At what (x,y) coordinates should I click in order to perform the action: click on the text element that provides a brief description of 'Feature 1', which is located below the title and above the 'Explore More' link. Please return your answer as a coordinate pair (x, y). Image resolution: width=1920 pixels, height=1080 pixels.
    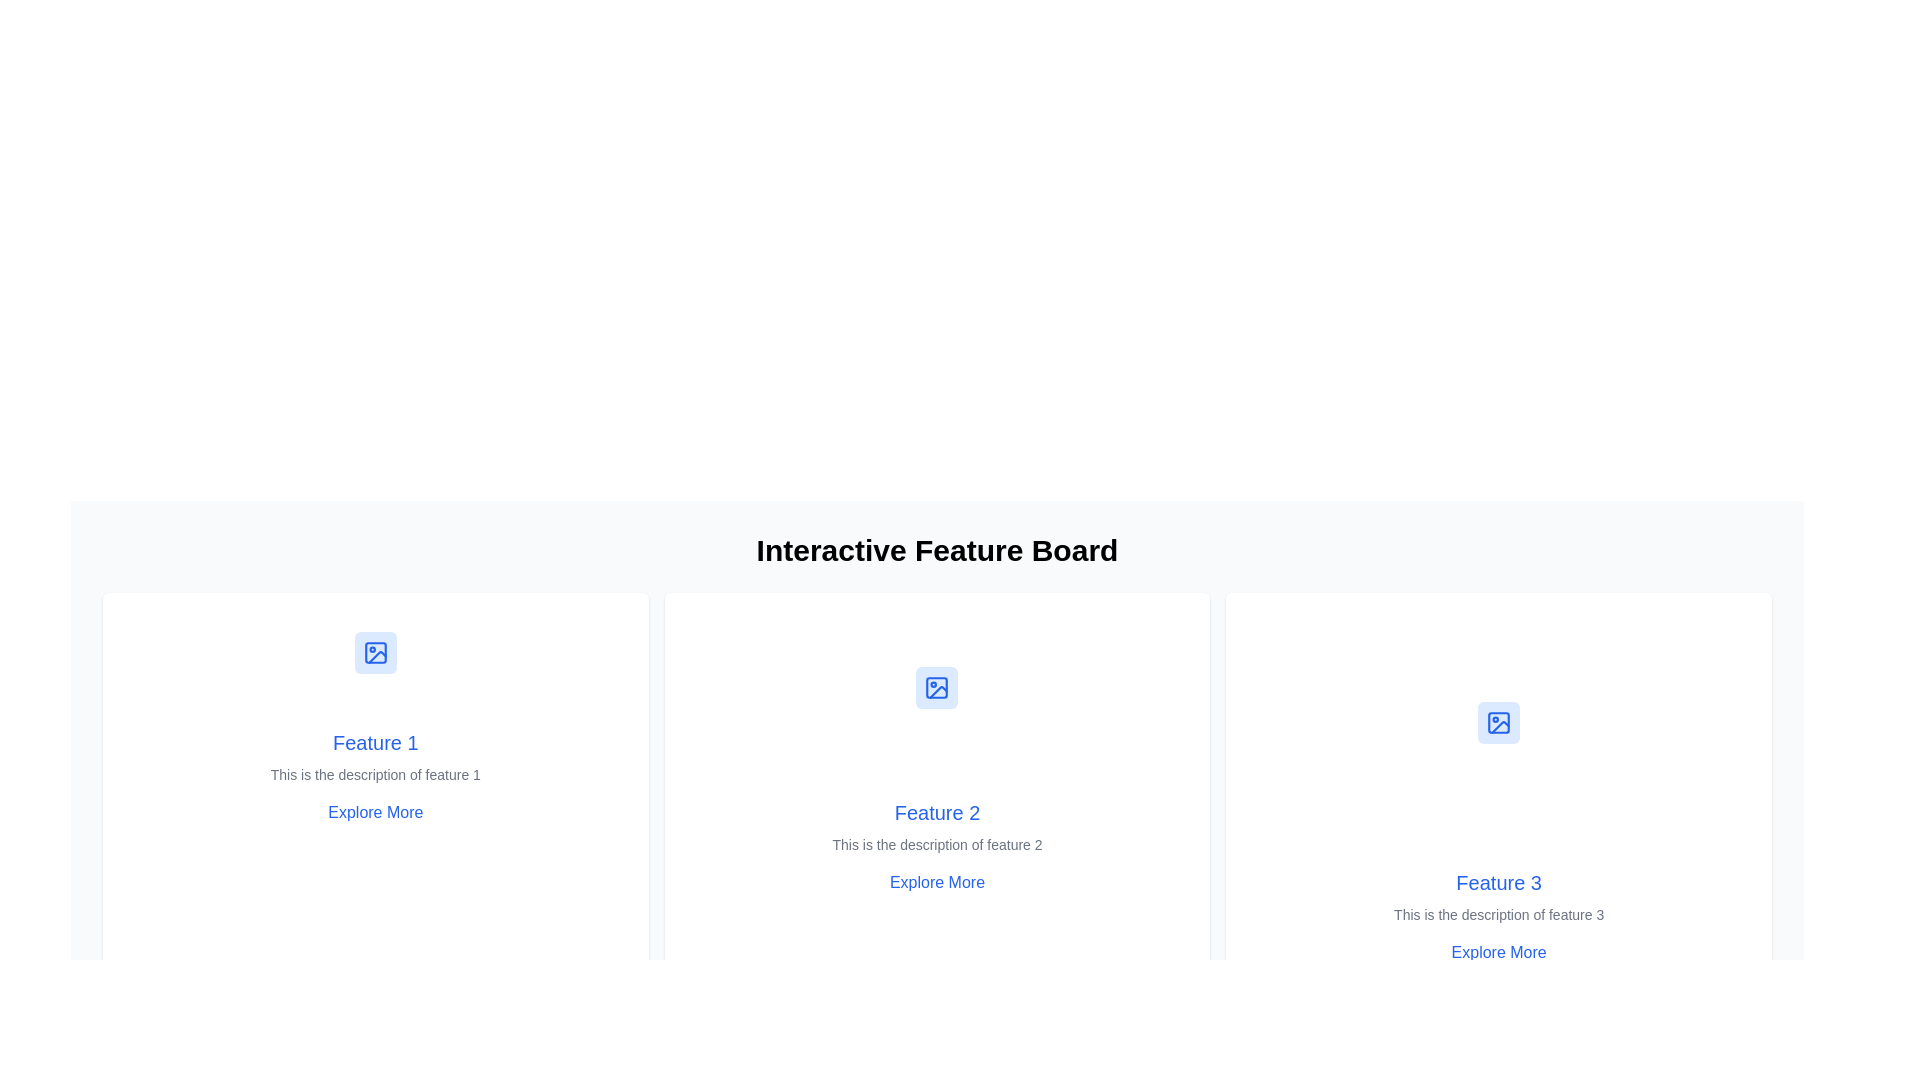
    Looking at the image, I should click on (375, 774).